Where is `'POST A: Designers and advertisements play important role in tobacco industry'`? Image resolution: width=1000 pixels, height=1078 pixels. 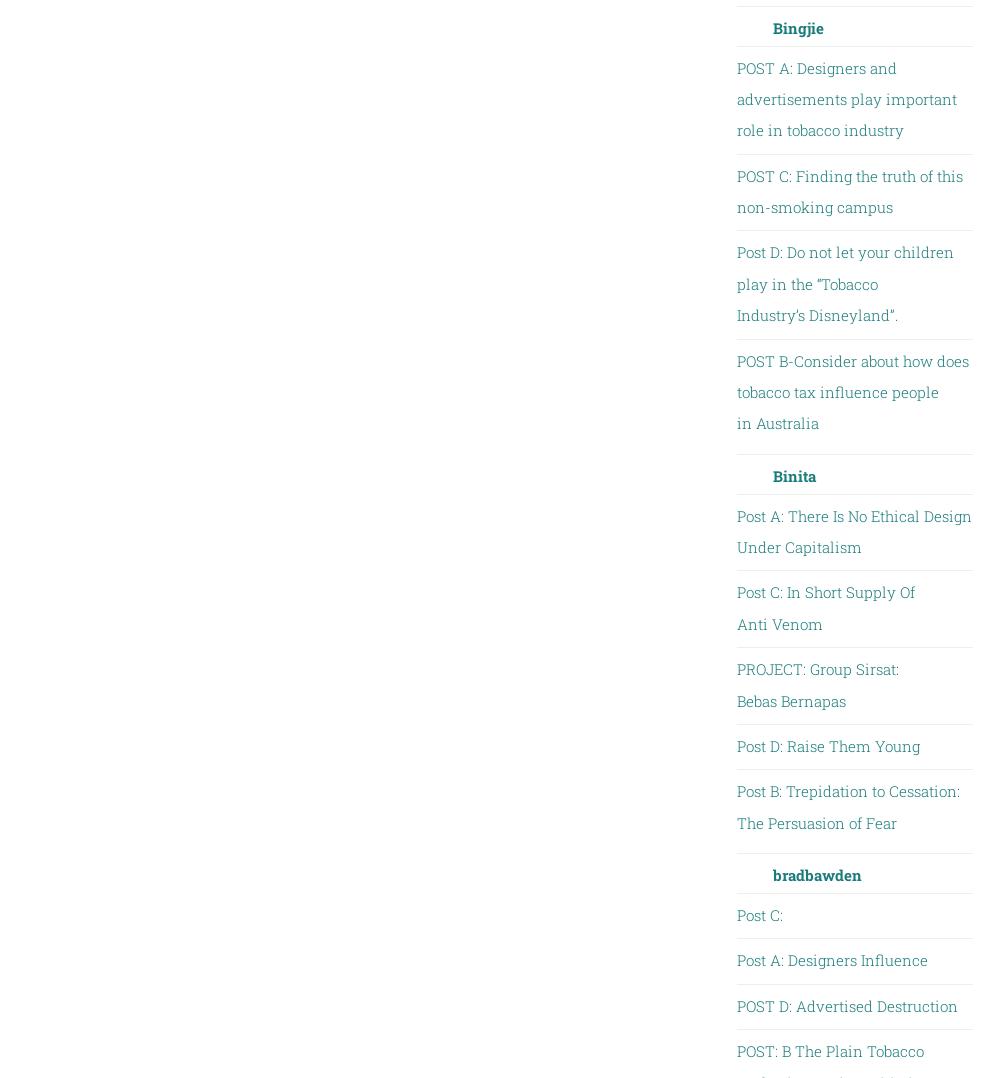
'POST A: Designers and advertisements play important role in tobacco industry' is located at coordinates (735, 97).